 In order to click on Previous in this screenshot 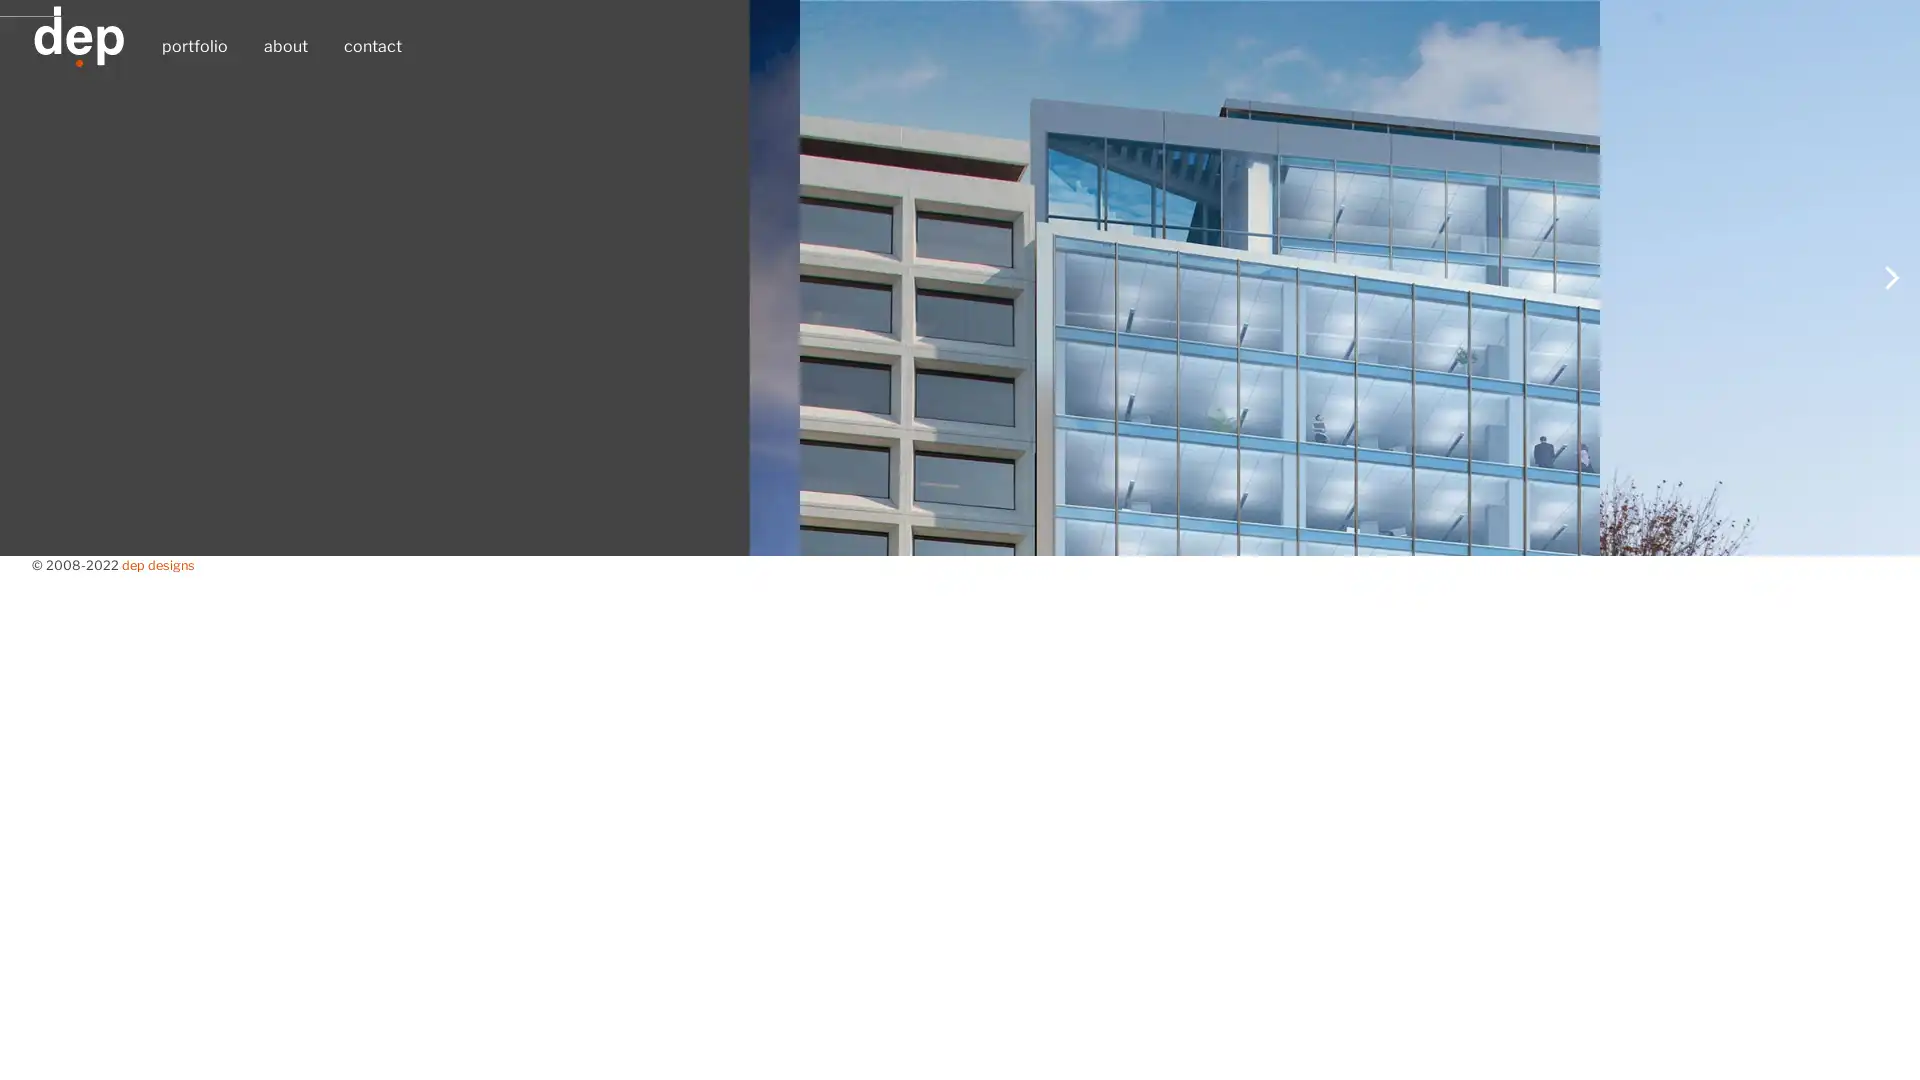, I will do `click(29, 651)`.